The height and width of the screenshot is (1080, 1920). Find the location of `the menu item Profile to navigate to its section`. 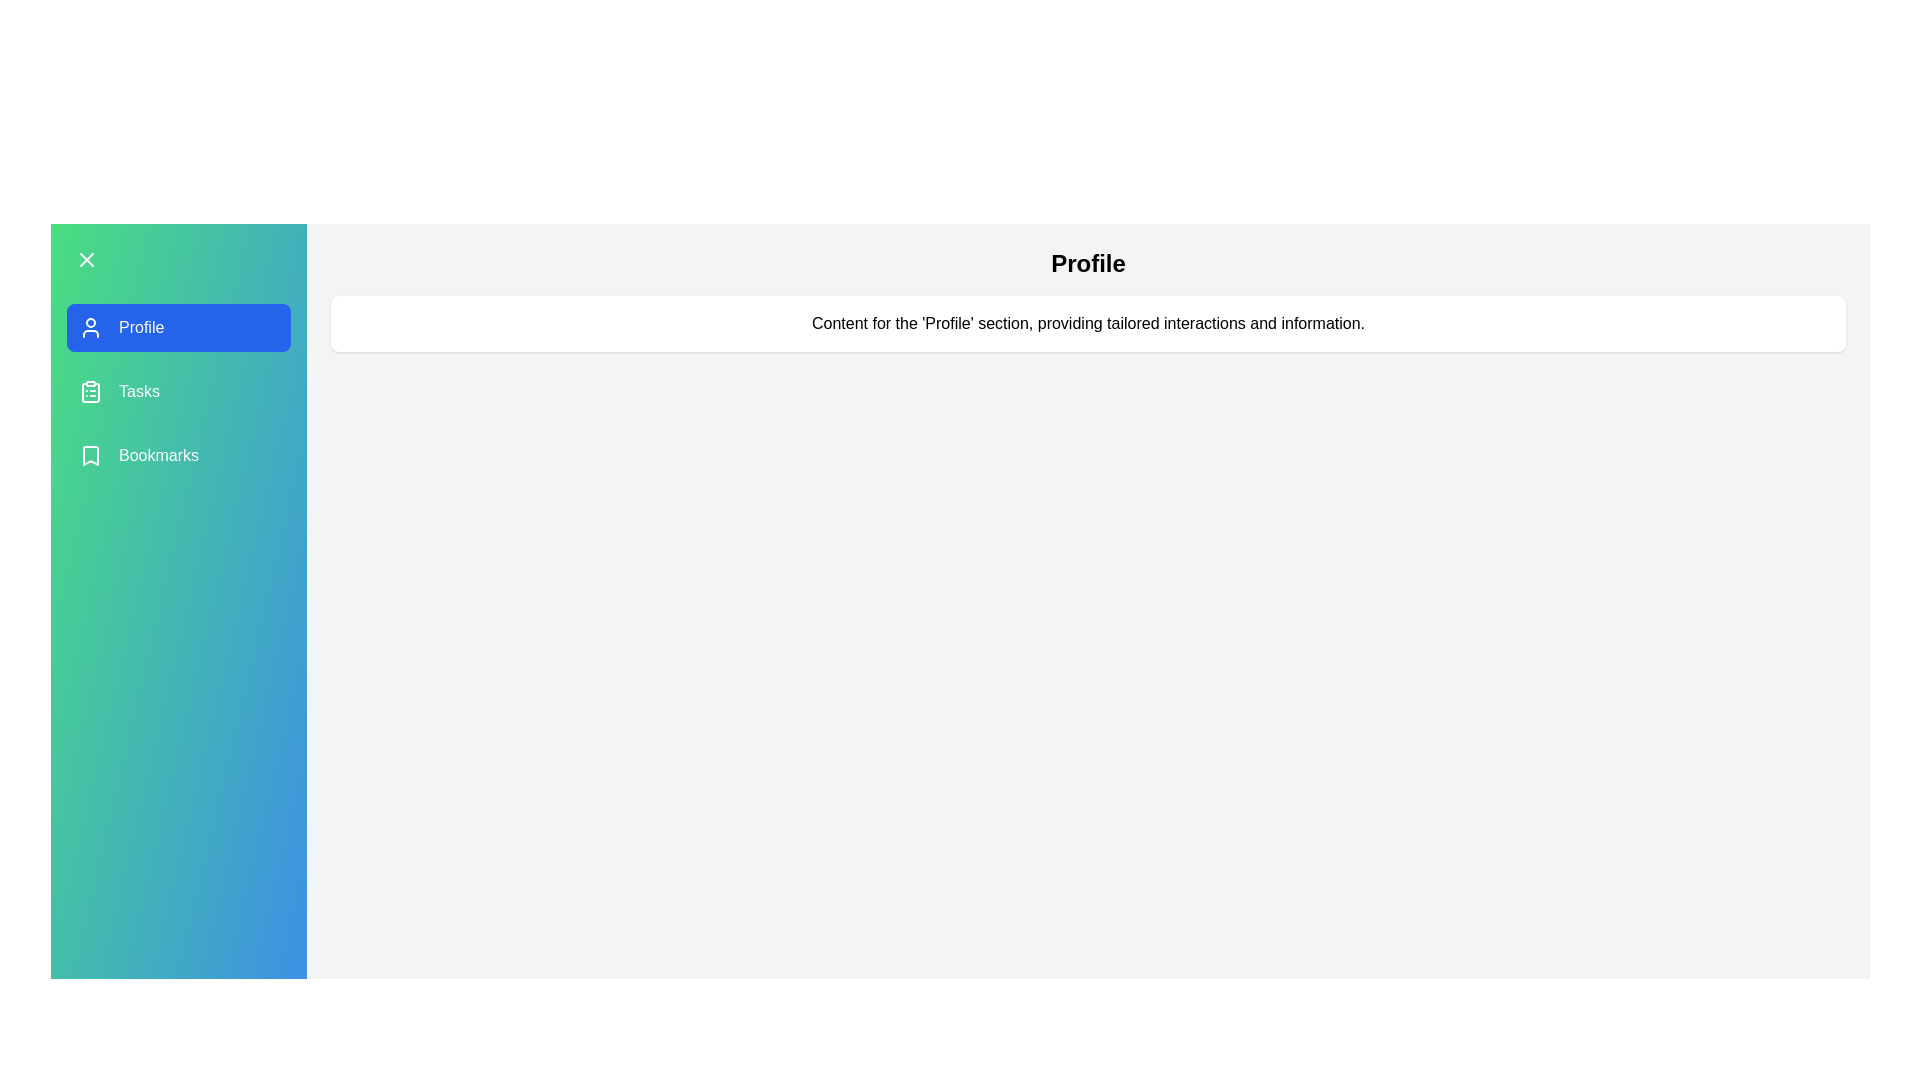

the menu item Profile to navigate to its section is located at coordinates (178, 326).